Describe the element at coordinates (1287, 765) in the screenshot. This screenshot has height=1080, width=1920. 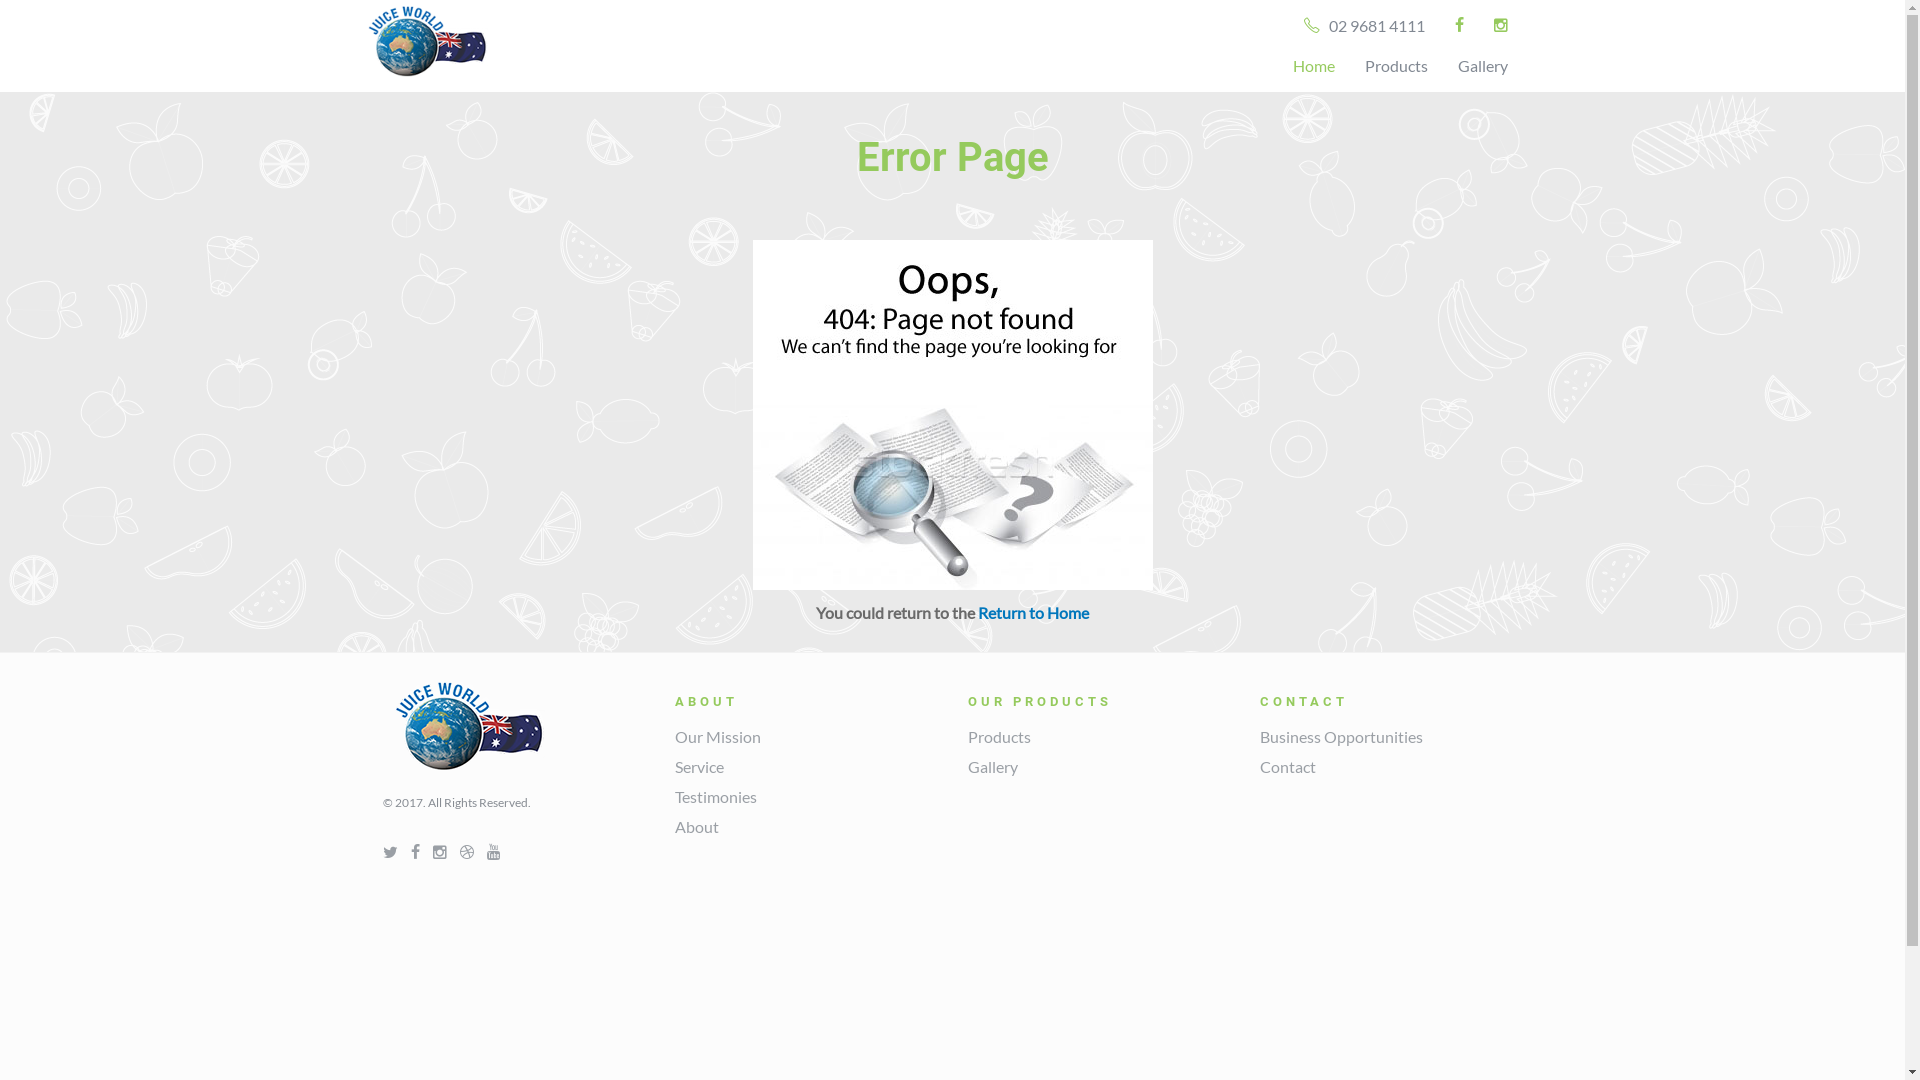
I see `'Contact'` at that location.